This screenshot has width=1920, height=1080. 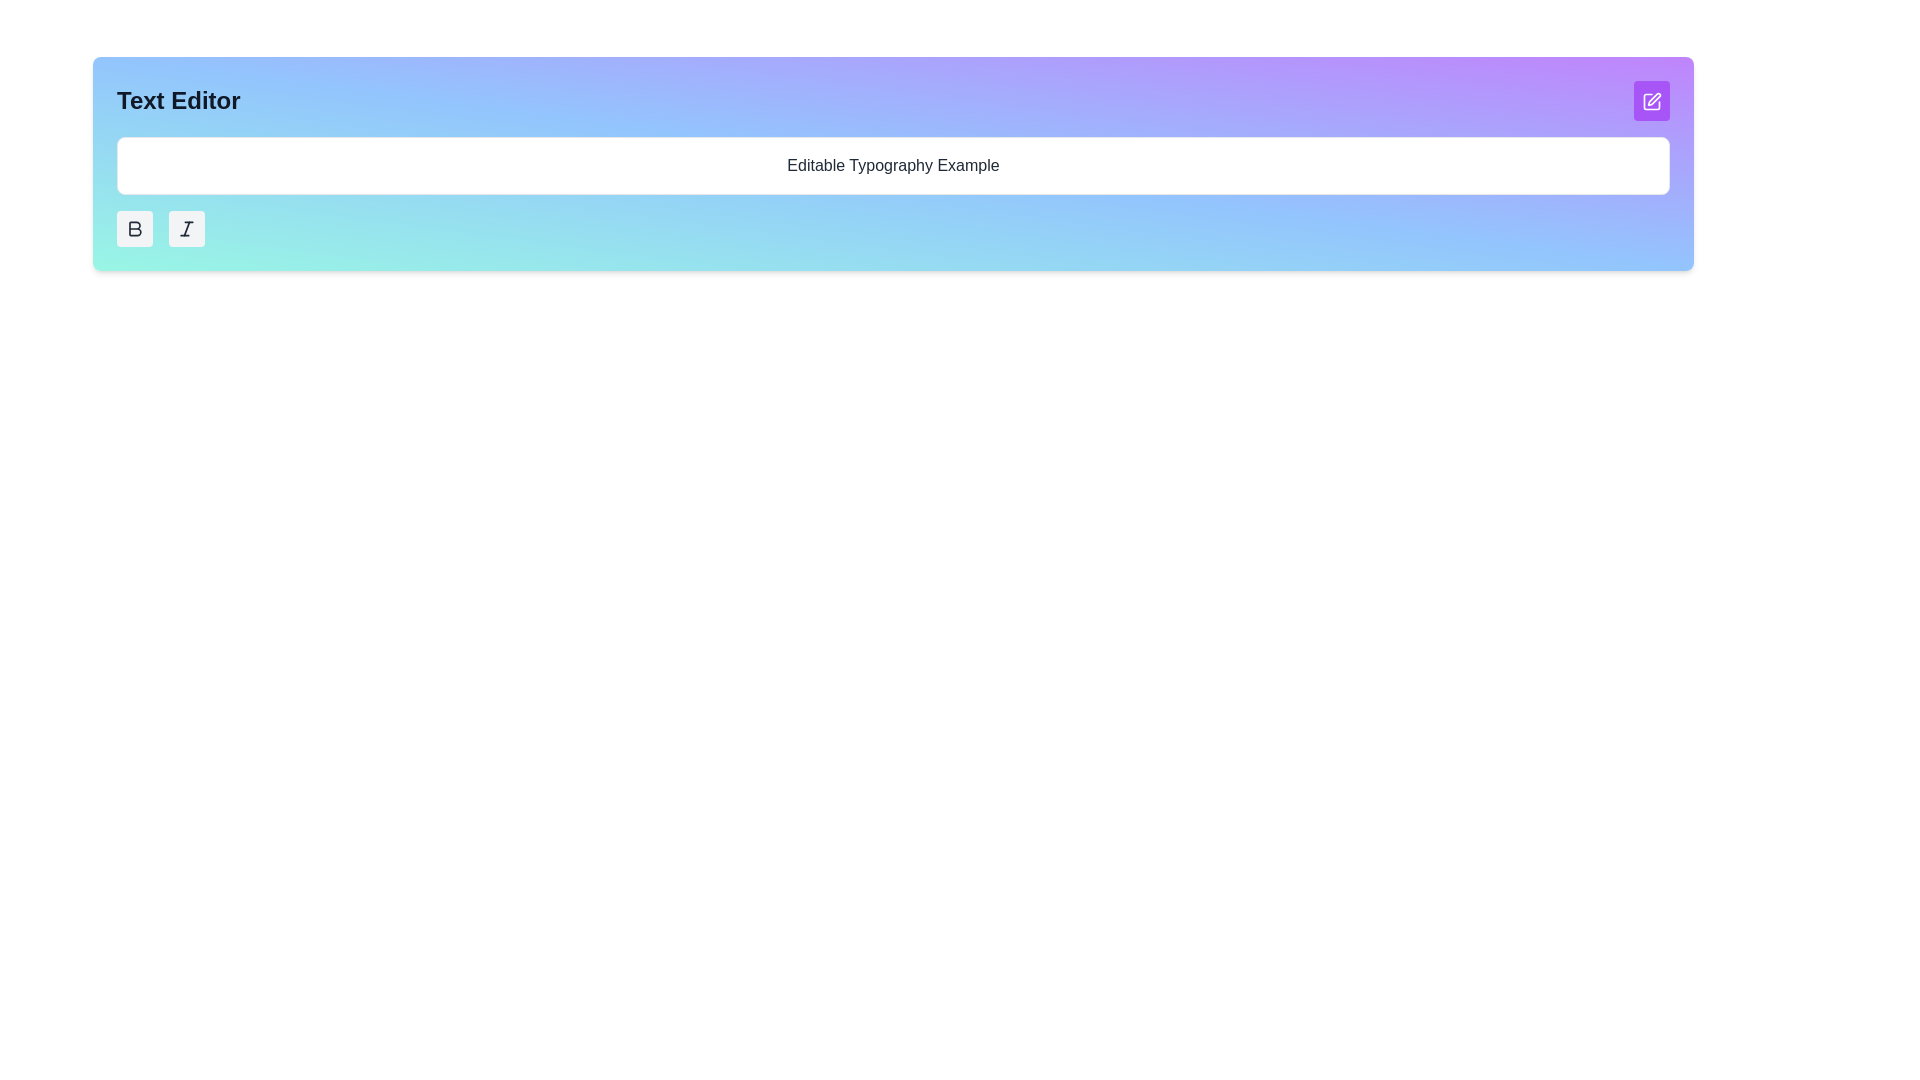 I want to click on the interactive button in the top-right corner of the 'Text Editor' header section, so click(x=1651, y=100).